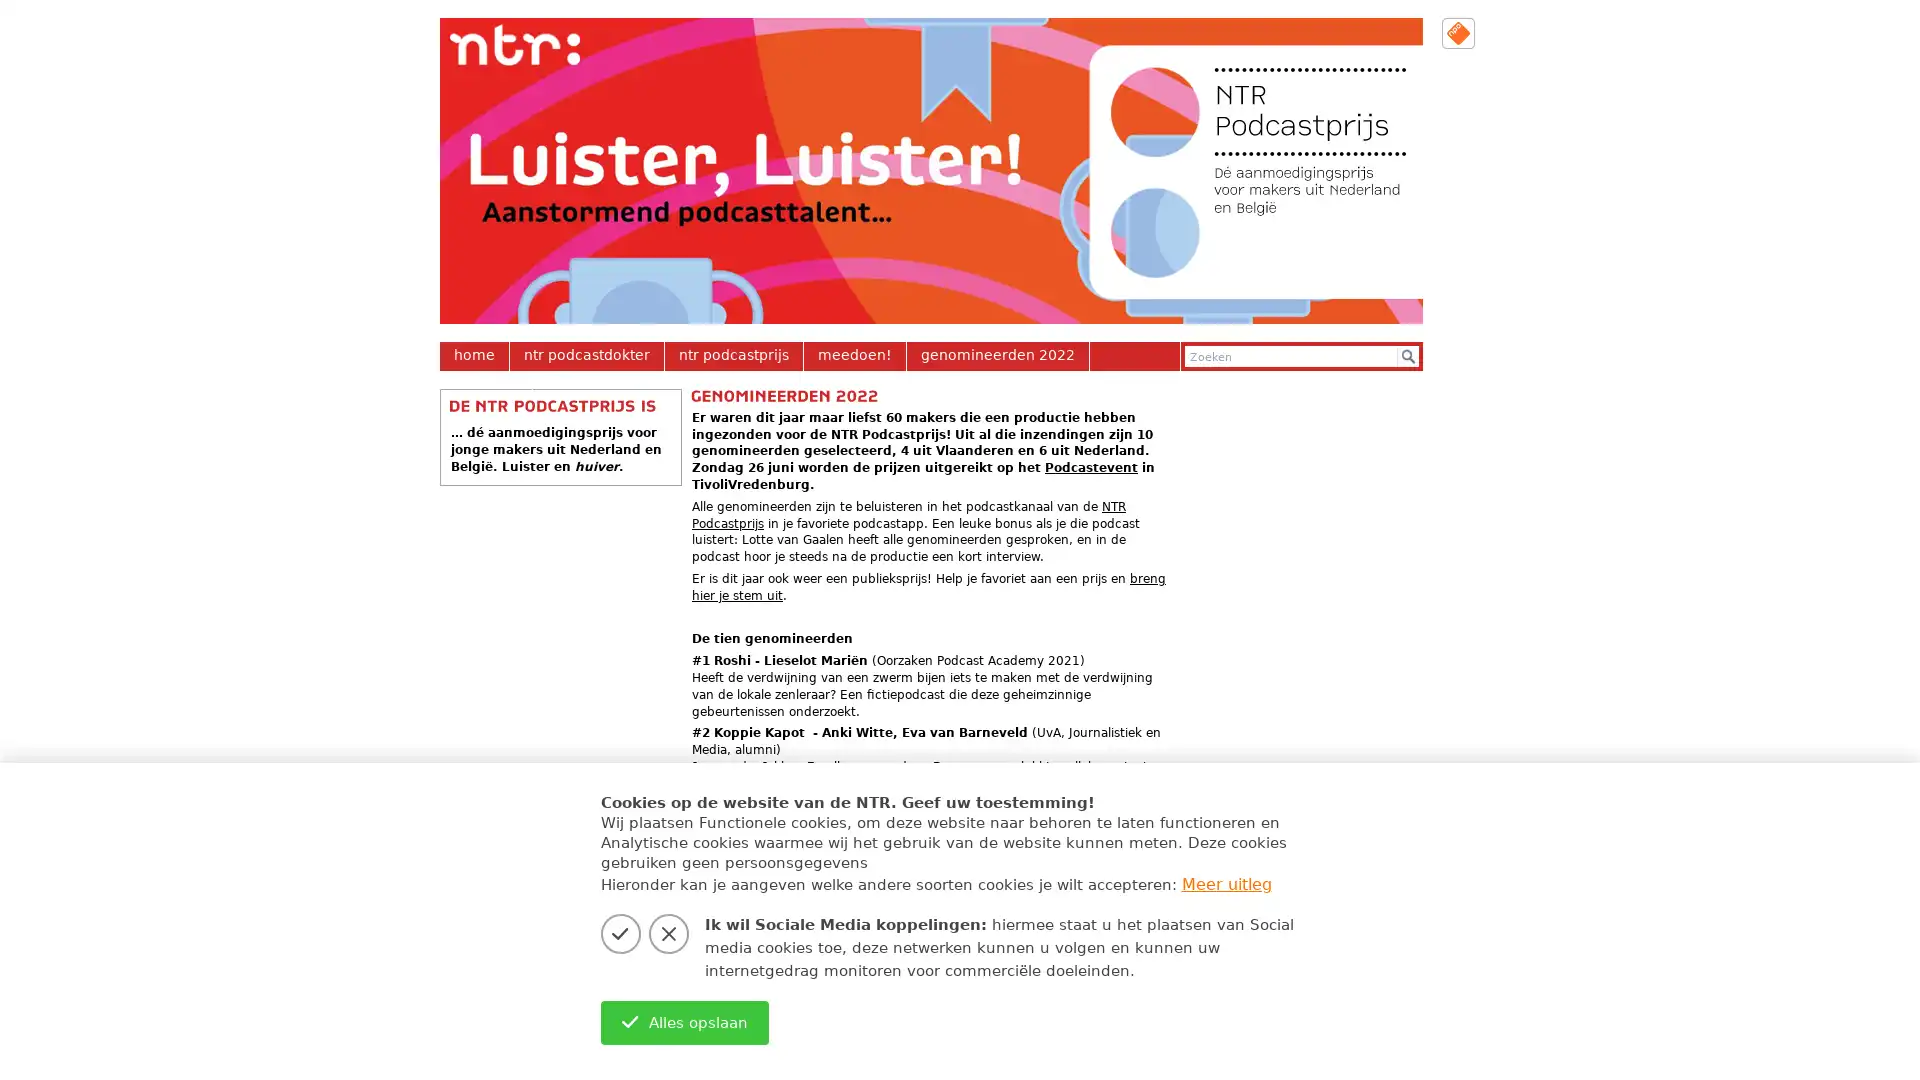 This screenshot has height=1080, width=1920. What do you see at coordinates (684, 1022) in the screenshot?
I see `Alles opslaan` at bounding box center [684, 1022].